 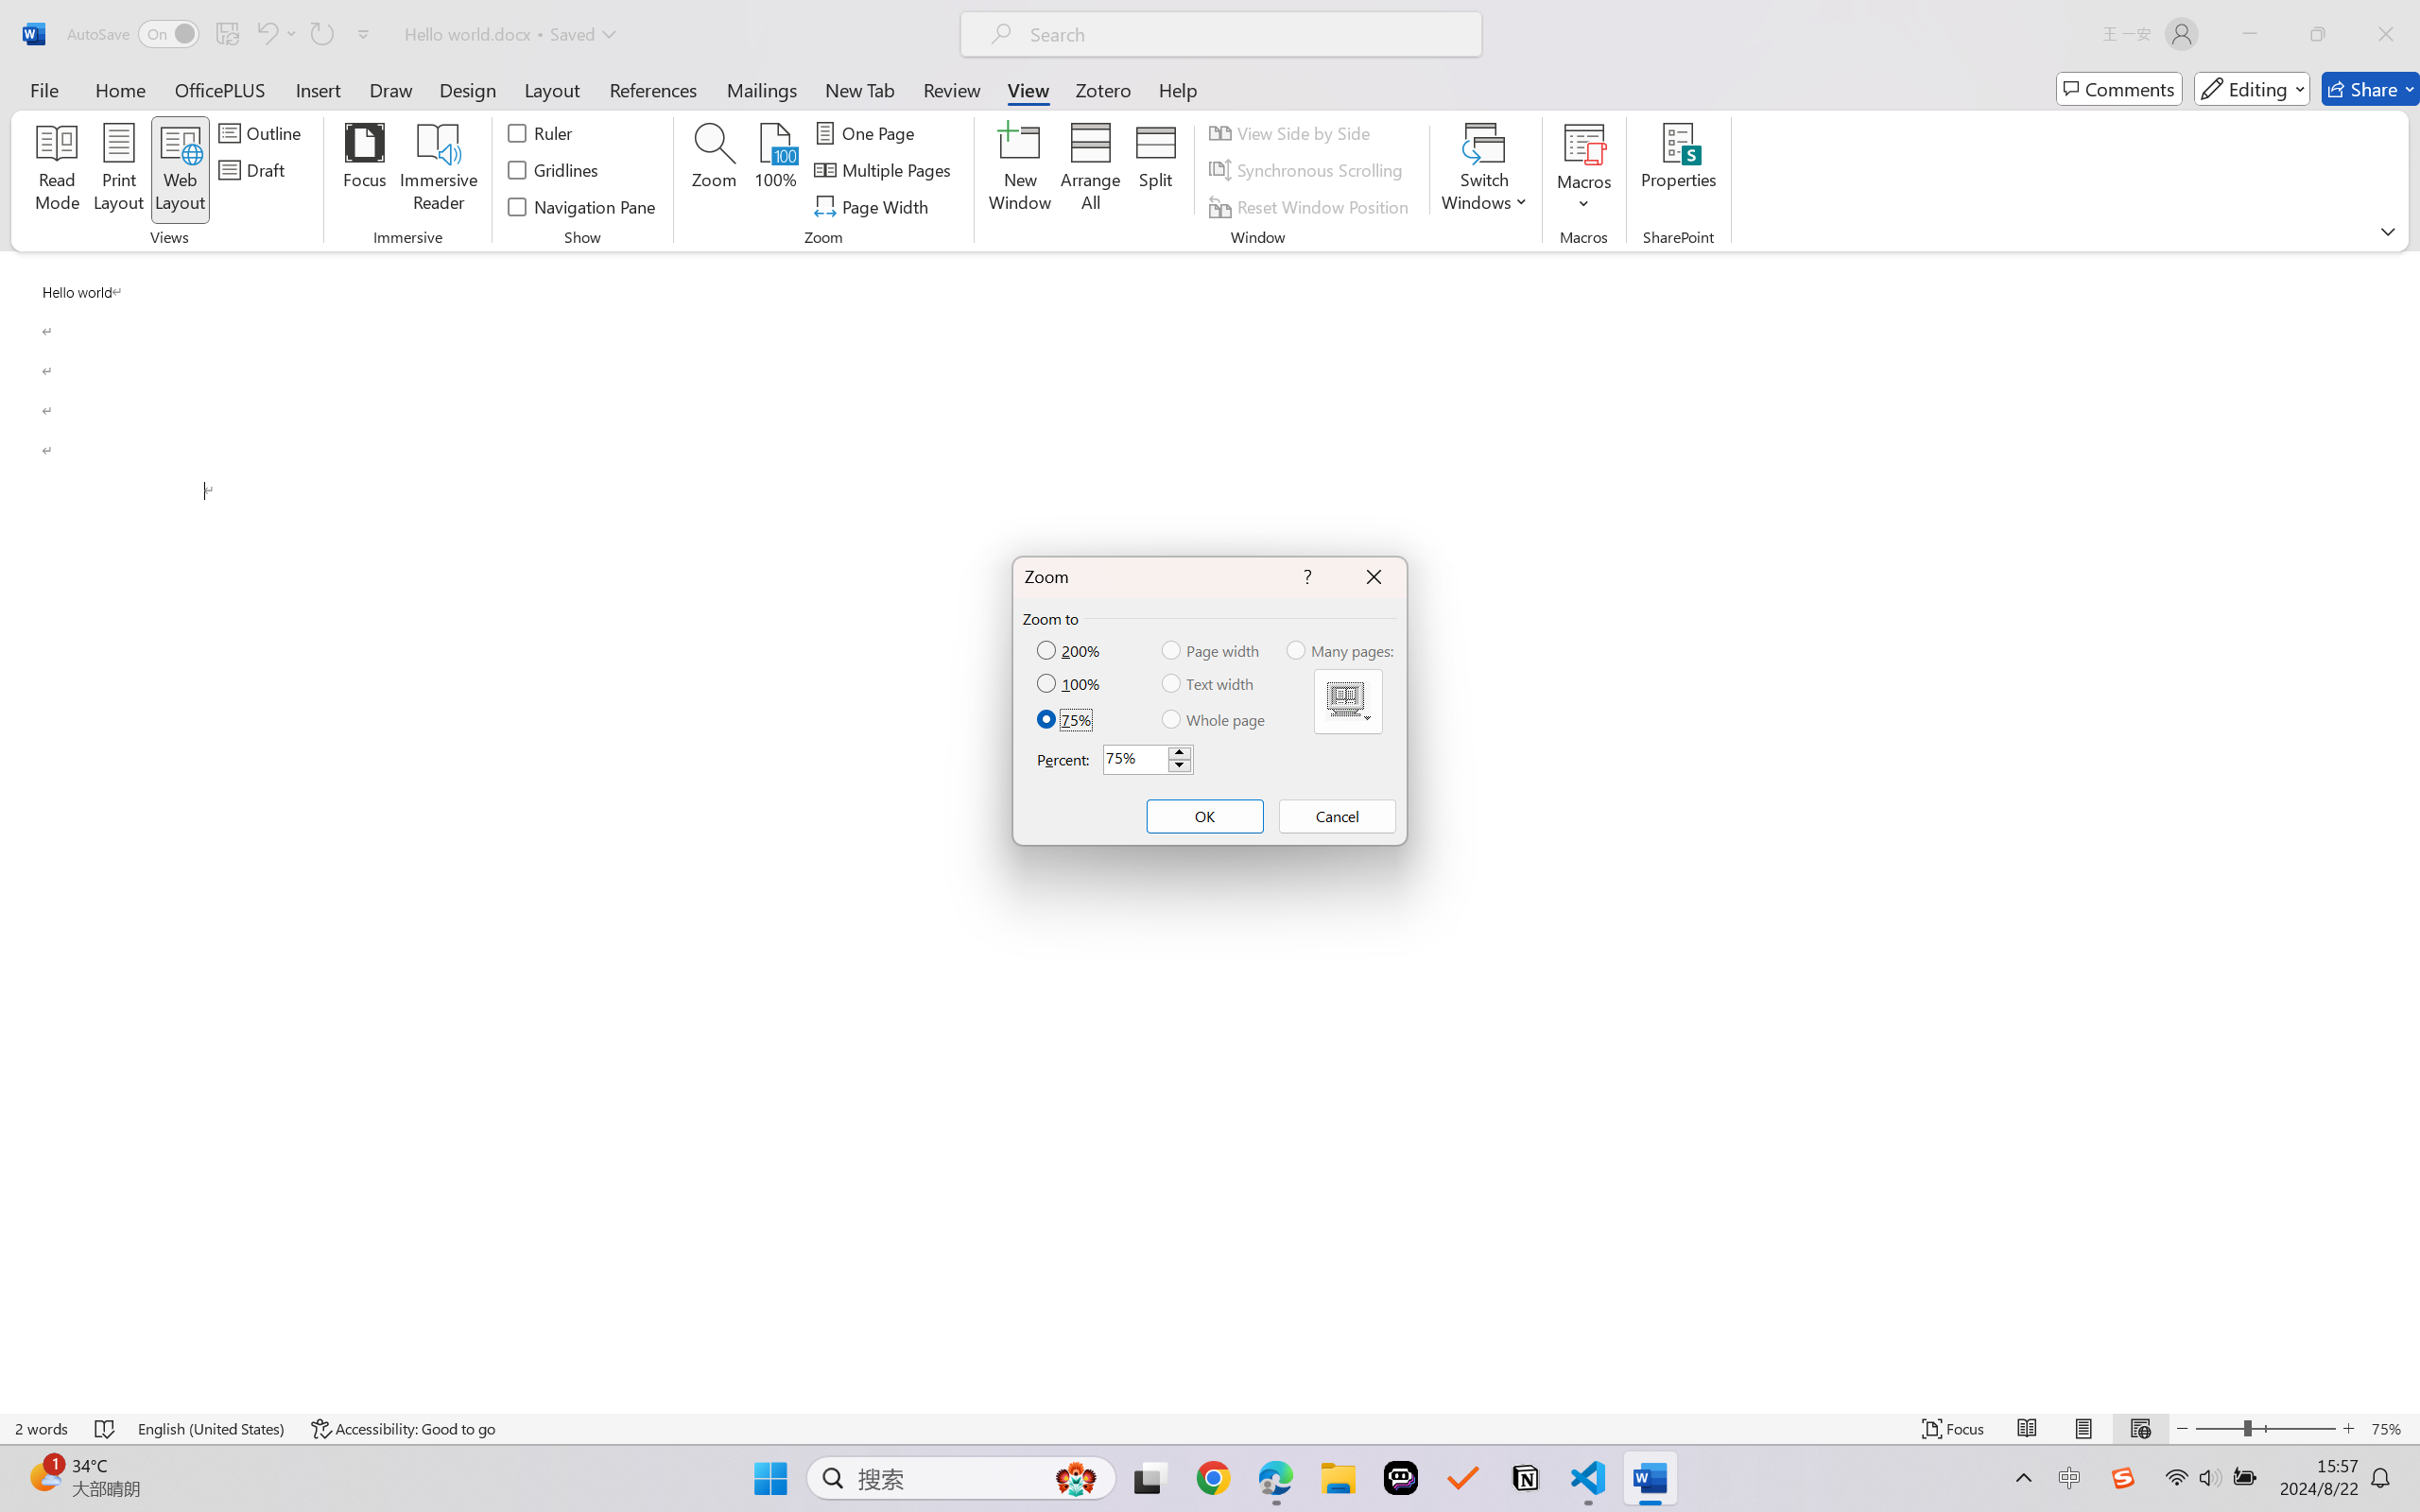 What do you see at coordinates (553, 170) in the screenshot?
I see `'Gridlines'` at bounding box center [553, 170].